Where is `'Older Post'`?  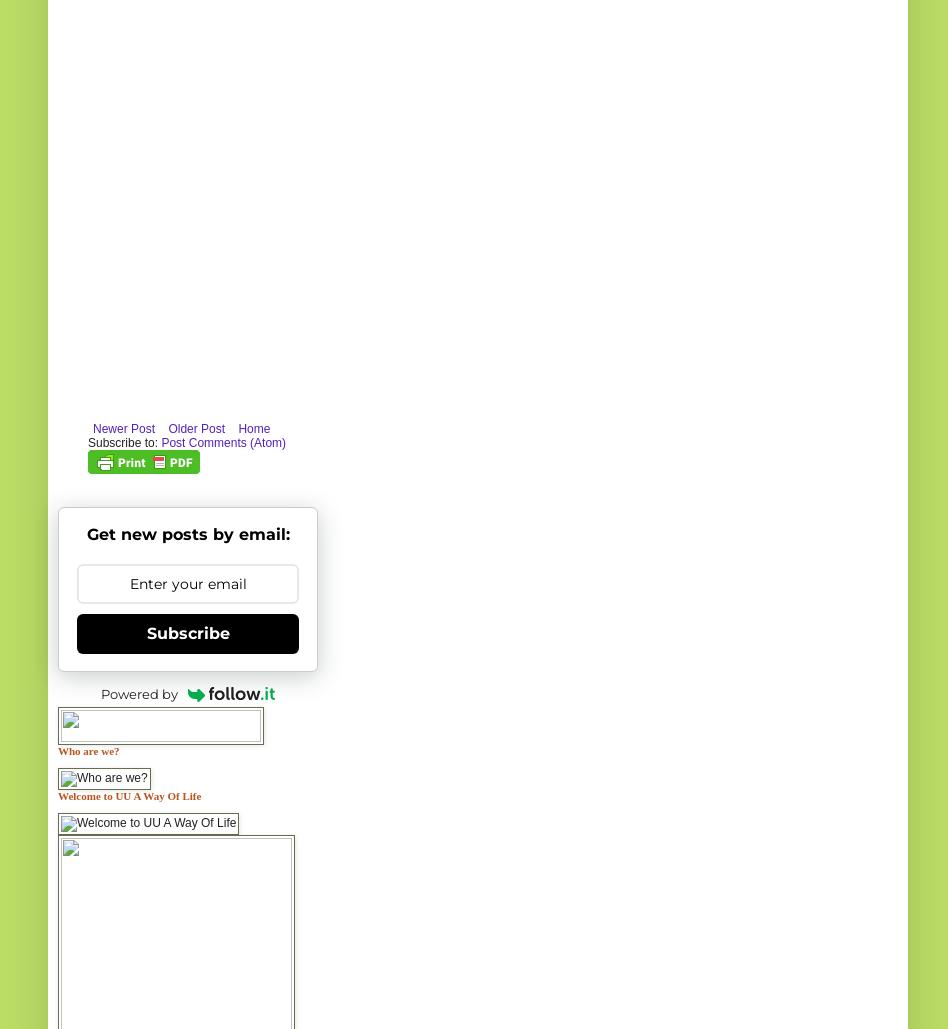
'Older Post' is located at coordinates (195, 426).